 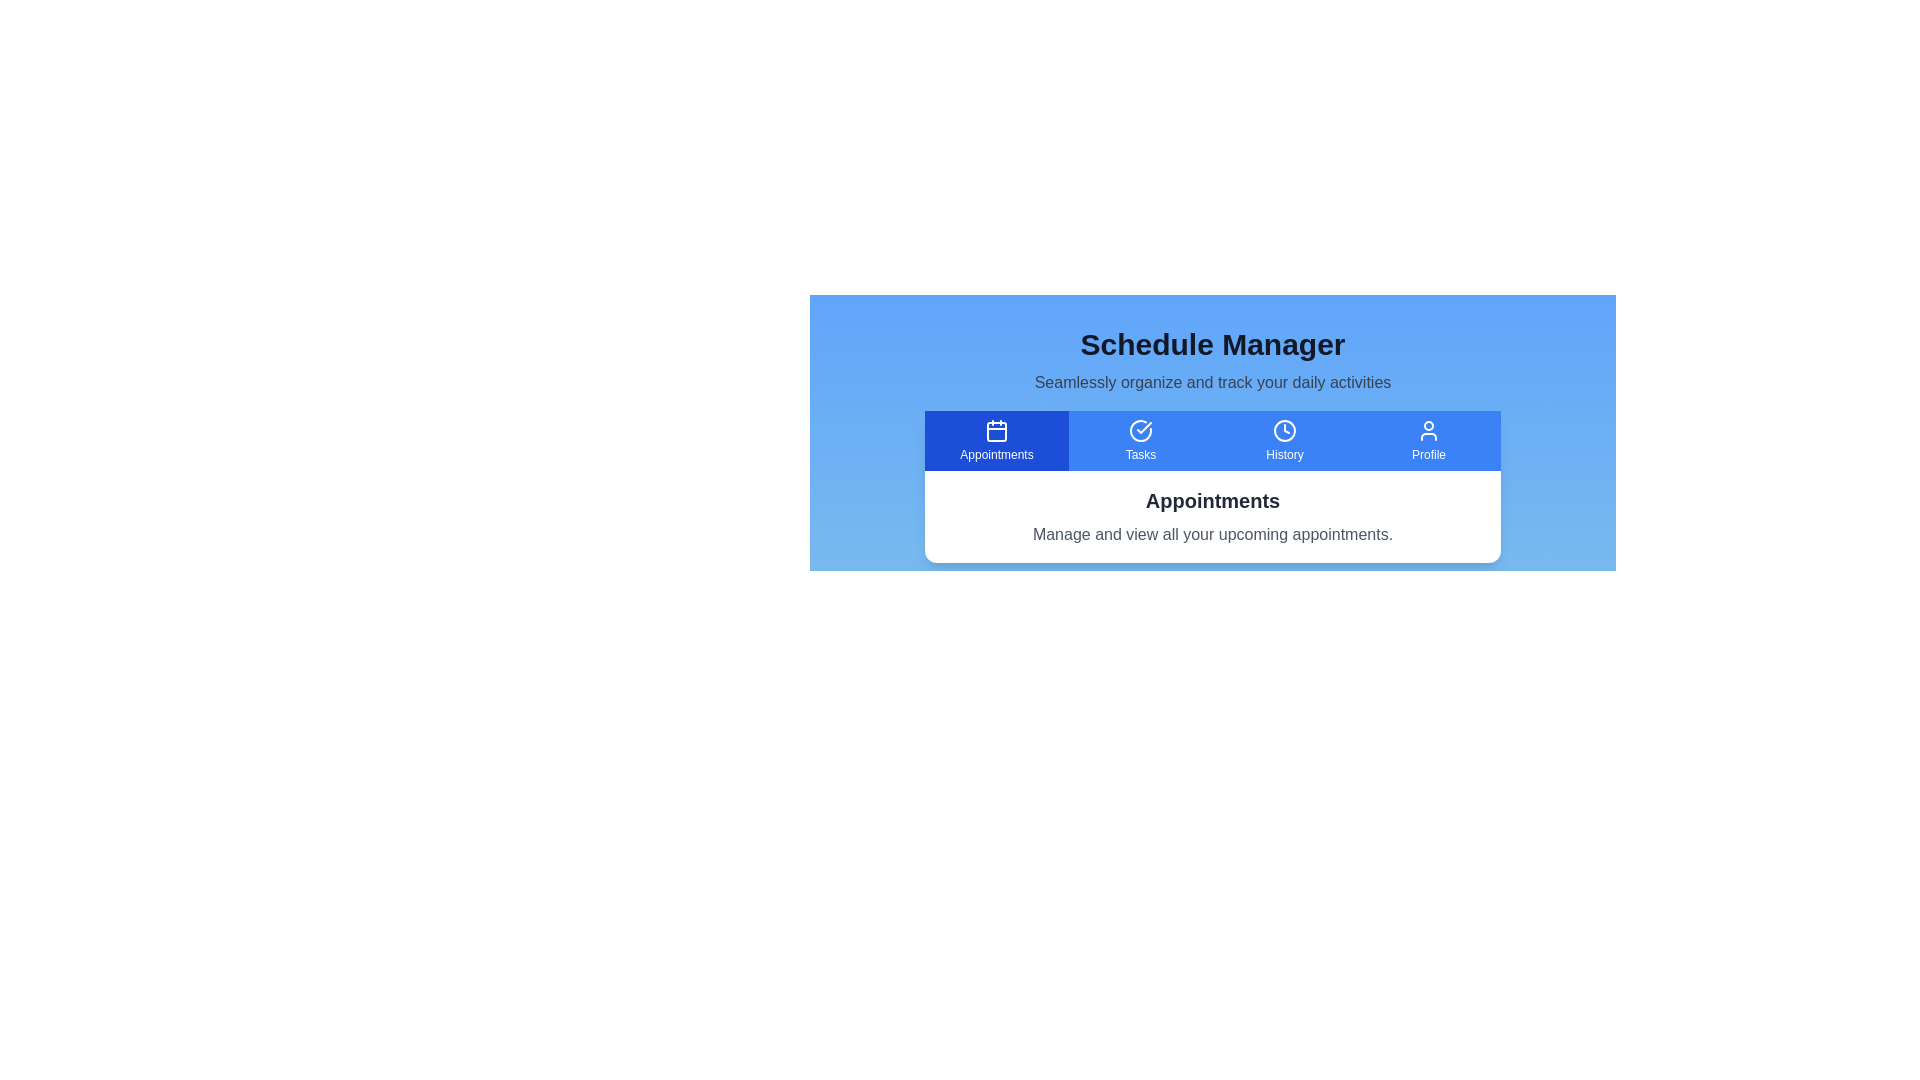 I want to click on the Text content block that displays 'Appointments' and its description 'Manage and view all your upcoming appointments.', so click(x=1212, y=486).